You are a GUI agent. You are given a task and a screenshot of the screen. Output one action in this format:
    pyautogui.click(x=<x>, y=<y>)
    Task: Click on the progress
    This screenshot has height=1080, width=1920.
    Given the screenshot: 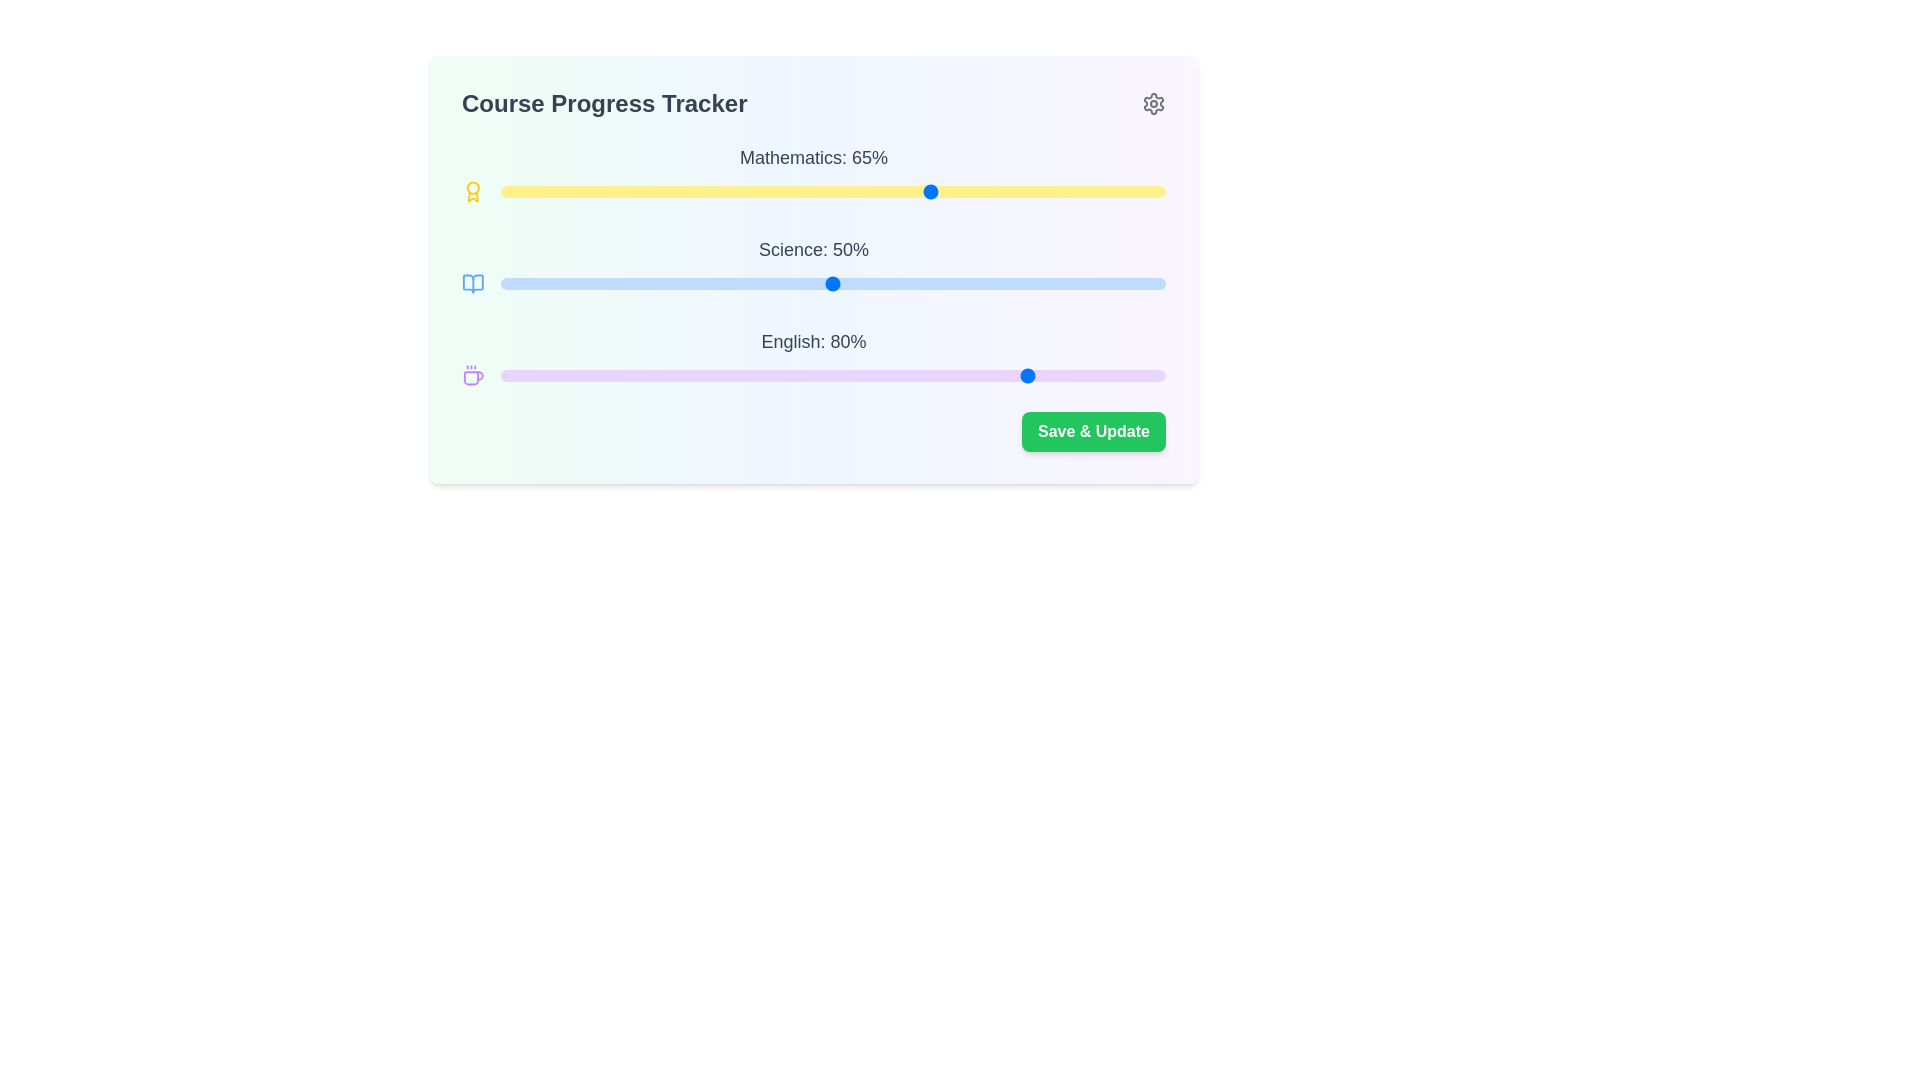 What is the action you would take?
    pyautogui.click(x=533, y=284)
    